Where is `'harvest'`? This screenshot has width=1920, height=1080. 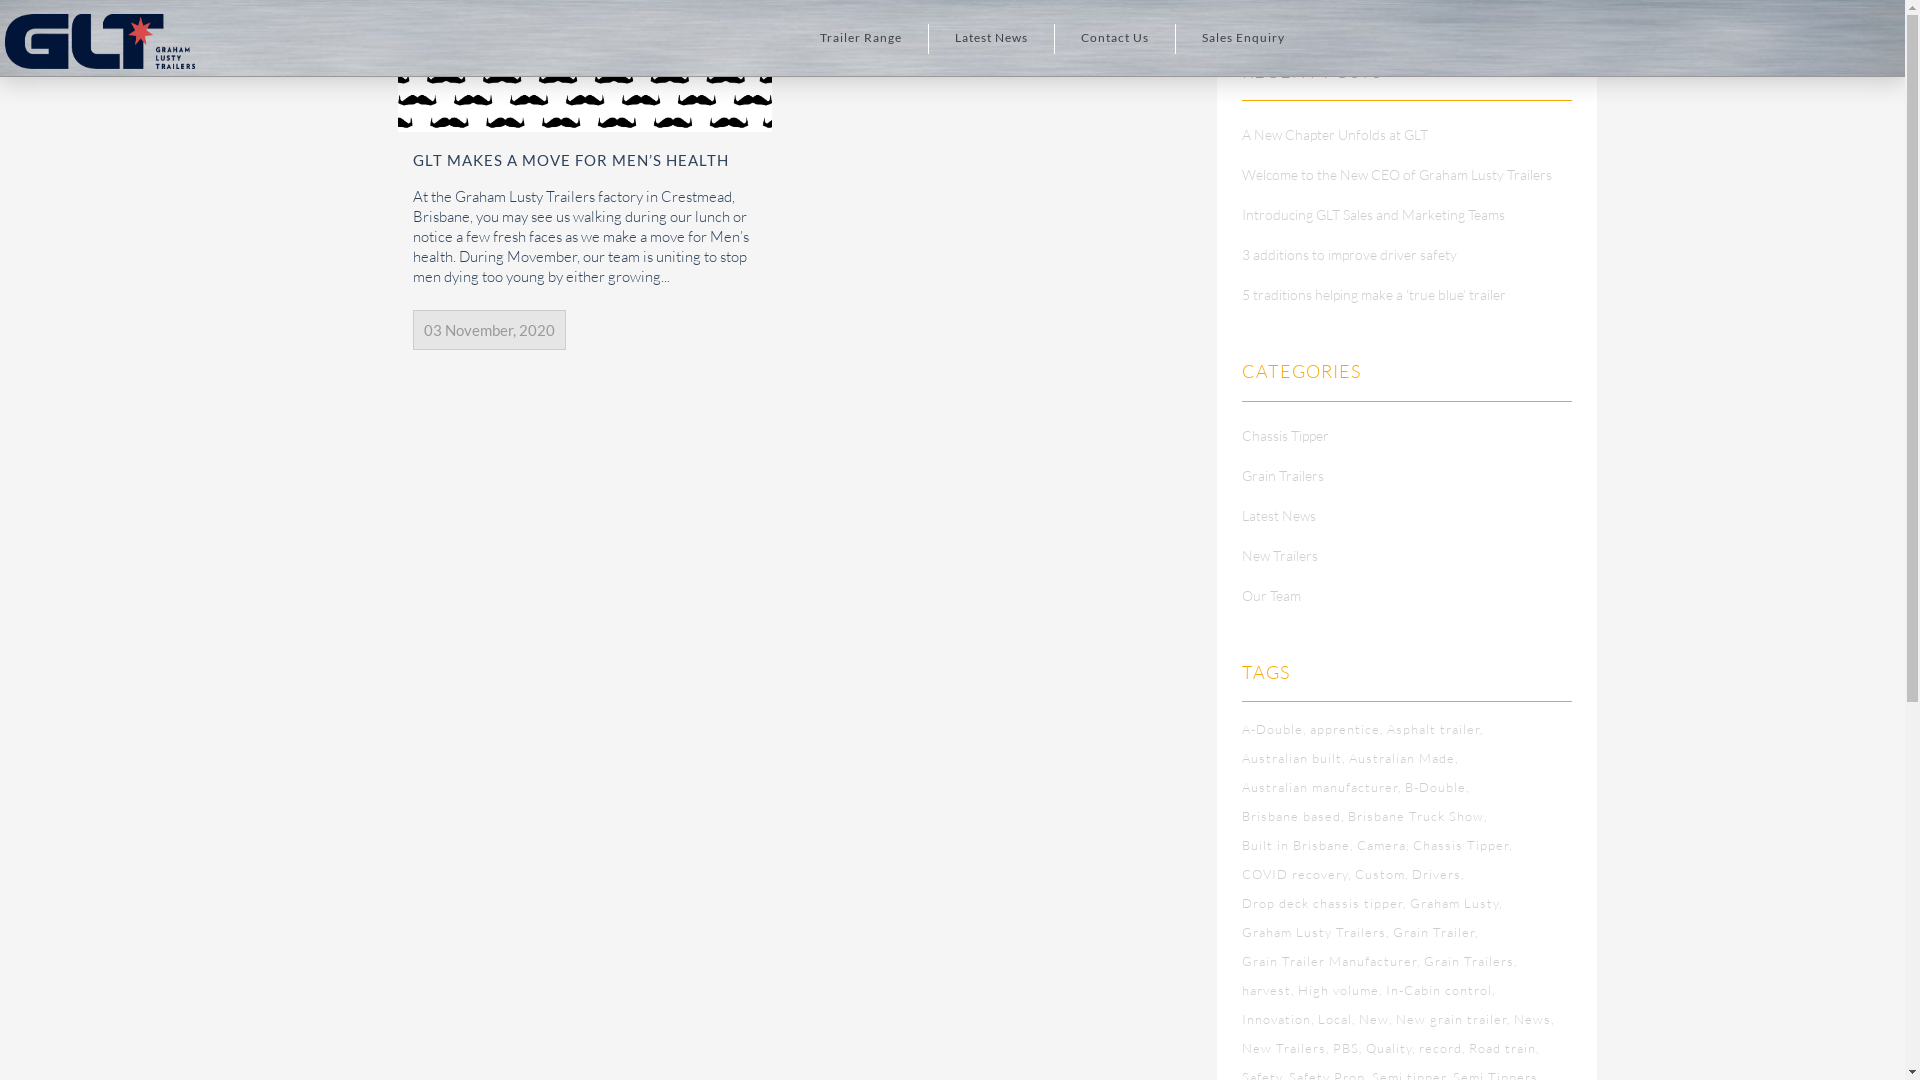
'harvest' is located at coordinates (1241, 990).